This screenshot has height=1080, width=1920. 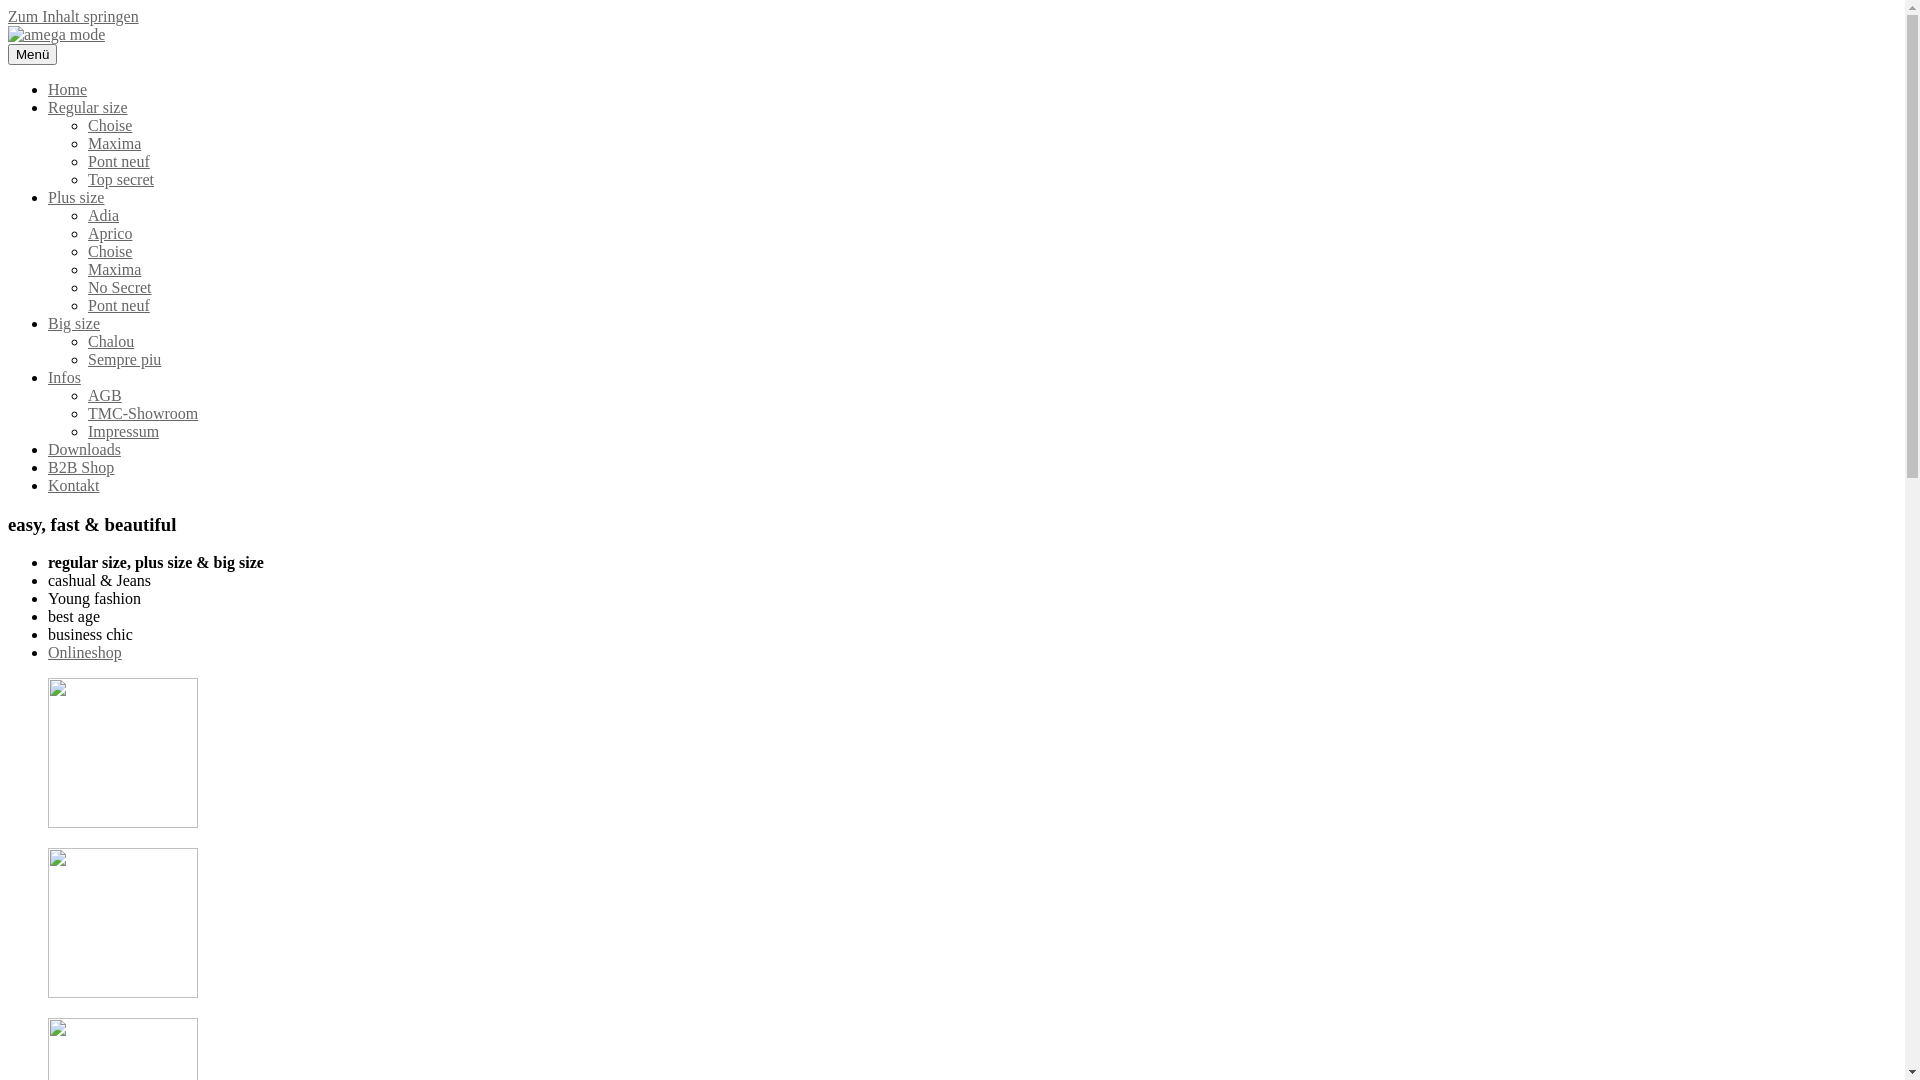 What do you see at coordinates (104, 395) in the screenshot?
I see `'AGB'` at bounding box center [104, 395].